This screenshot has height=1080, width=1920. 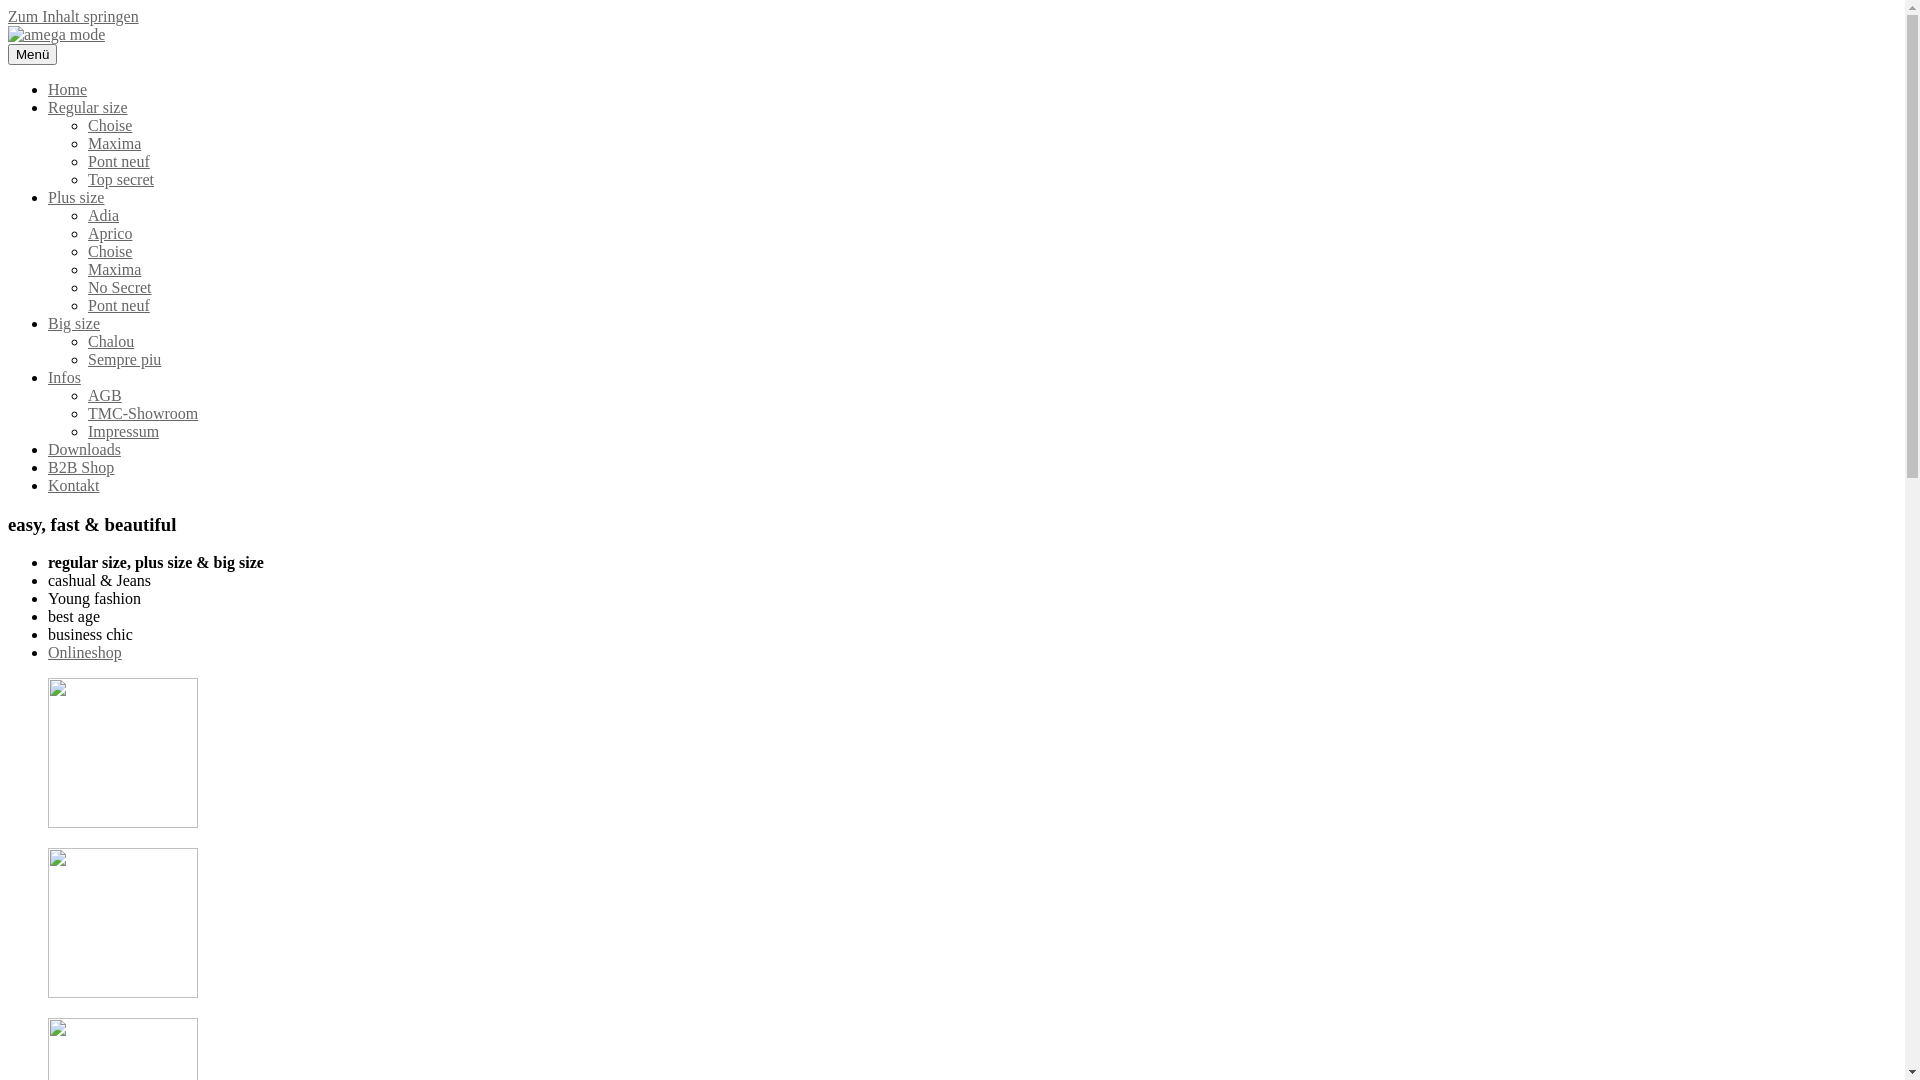 What do you see at coordinates (104, 395) in the screenshot?
I see `'AGB'` at bounding box center [104, 395].